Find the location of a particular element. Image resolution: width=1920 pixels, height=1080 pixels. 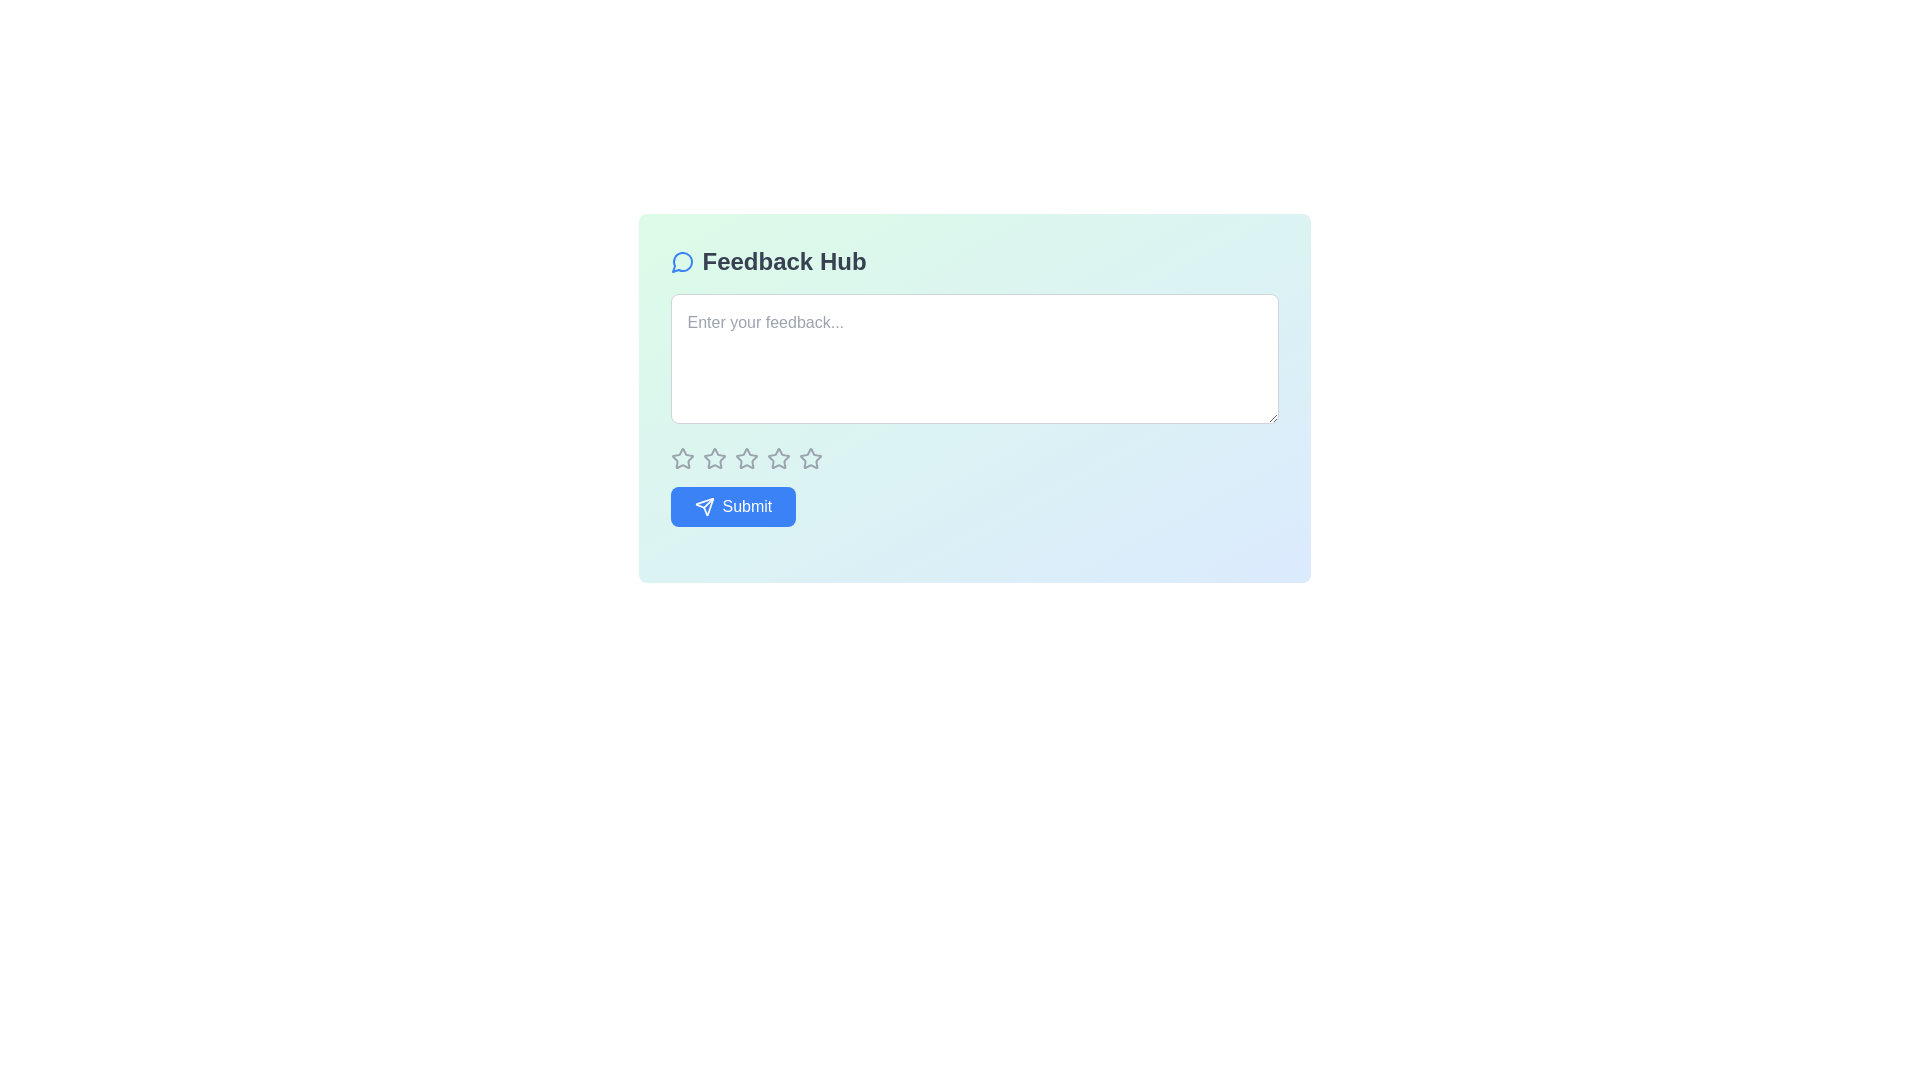

the third star rating icon in the row of five stars is located at coordinates (777, 458).